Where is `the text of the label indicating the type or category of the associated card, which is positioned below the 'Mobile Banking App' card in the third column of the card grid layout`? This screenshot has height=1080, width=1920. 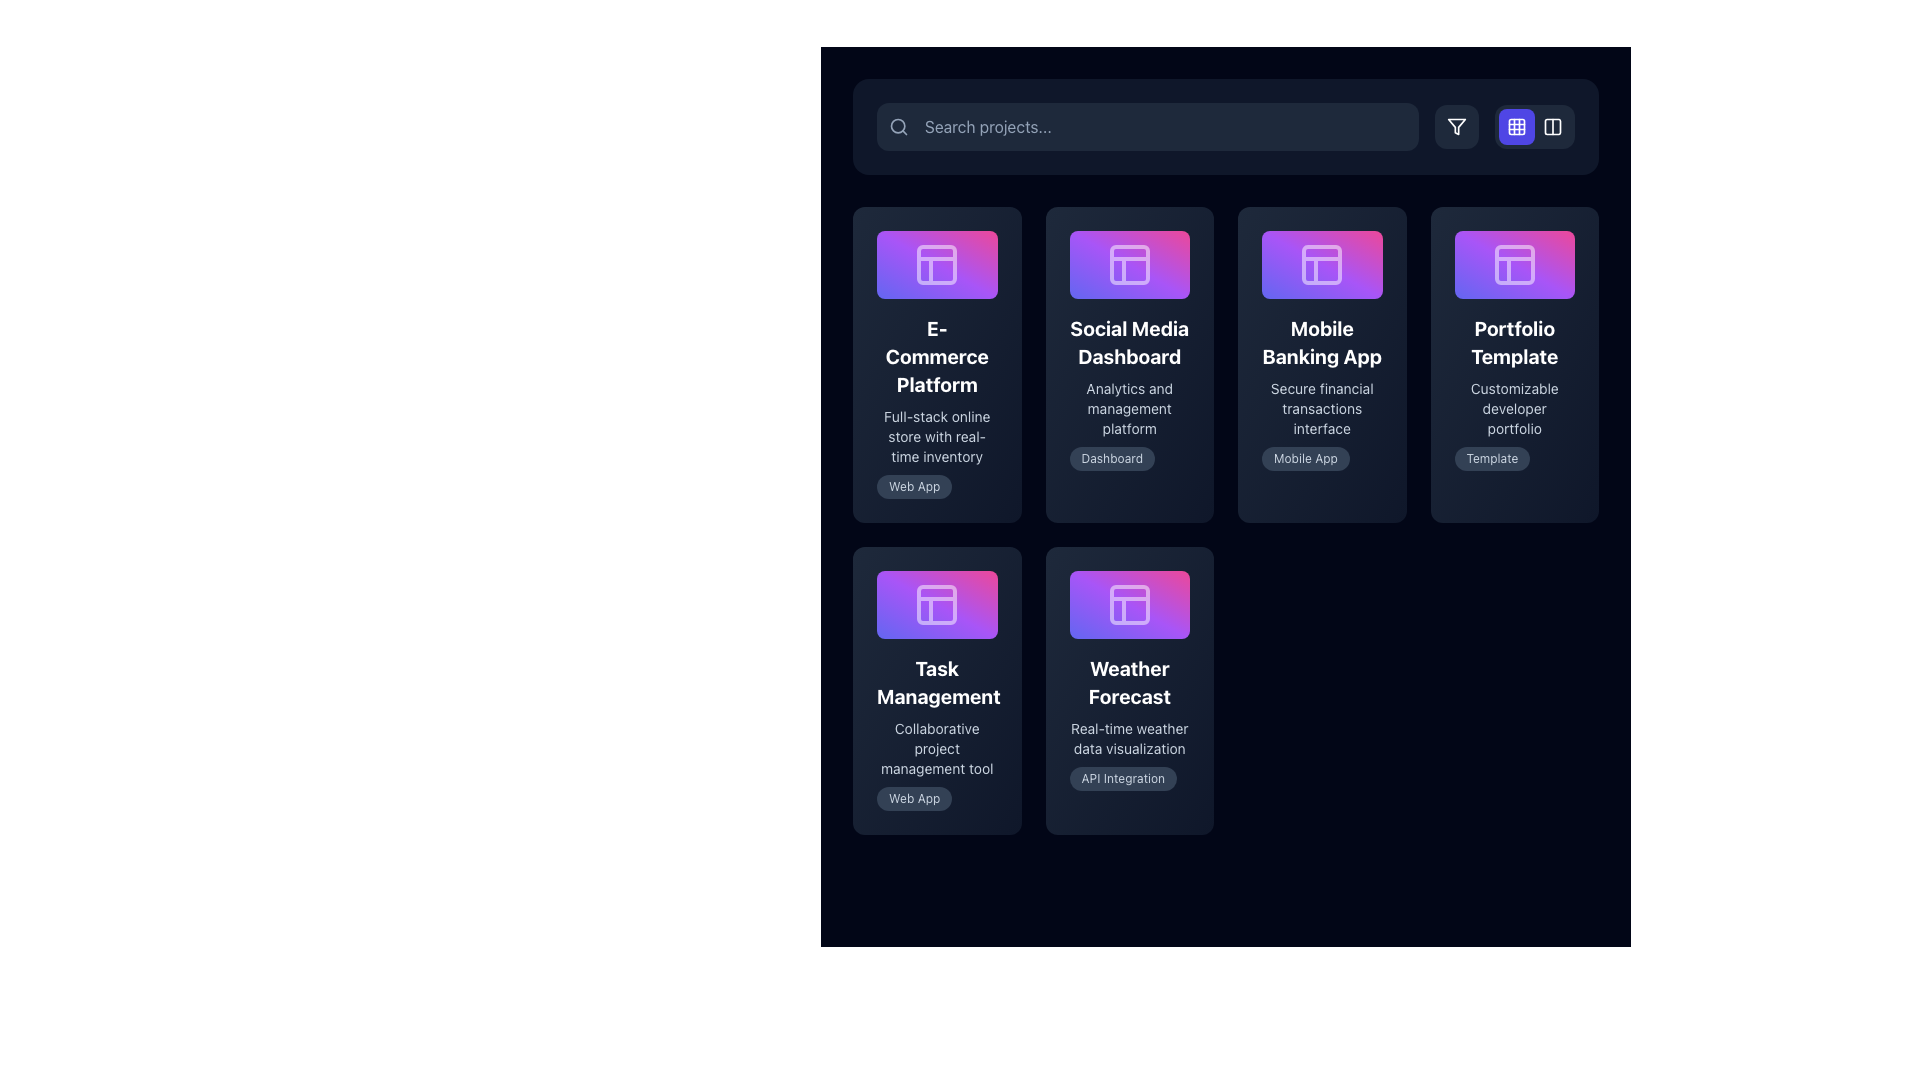
the text of the label indicating the type or category of the associated card, which is positioned below the 'Mobile Banking App' card in the third column of the card grid layout is located at coordinates (1305, 458).